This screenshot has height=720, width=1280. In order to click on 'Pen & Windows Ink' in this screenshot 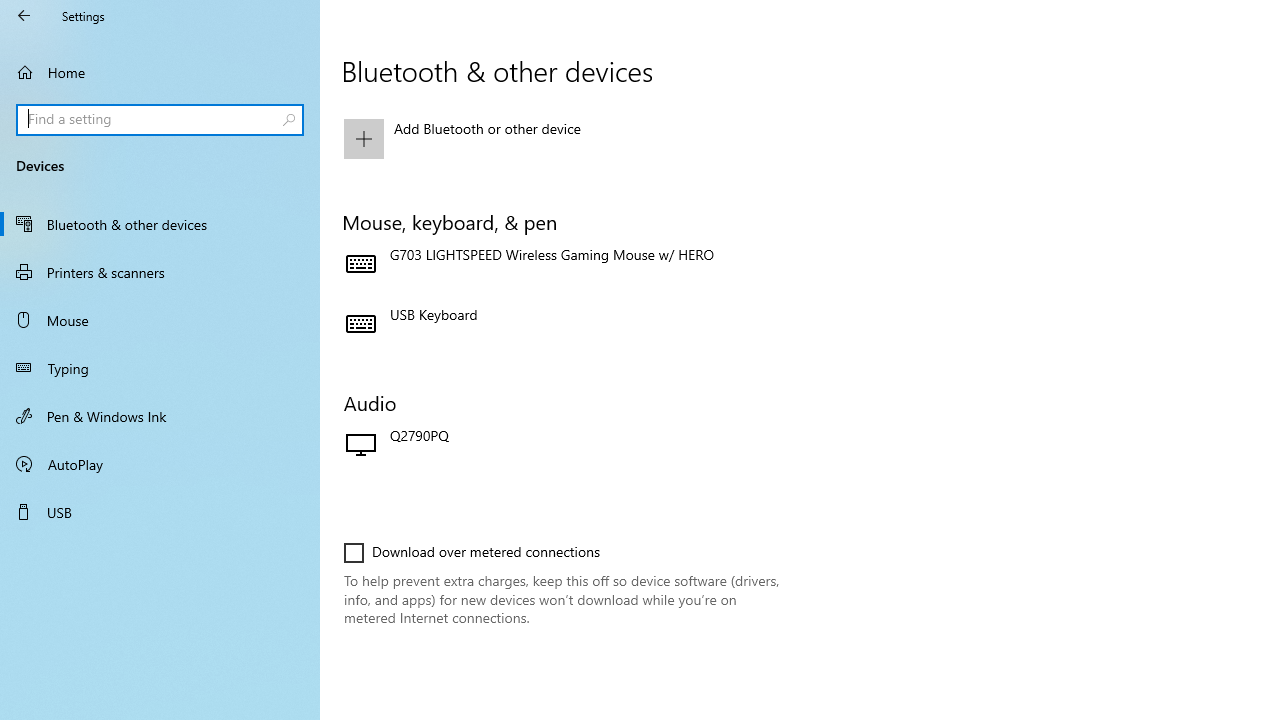, I will do `click(160, 414)`.